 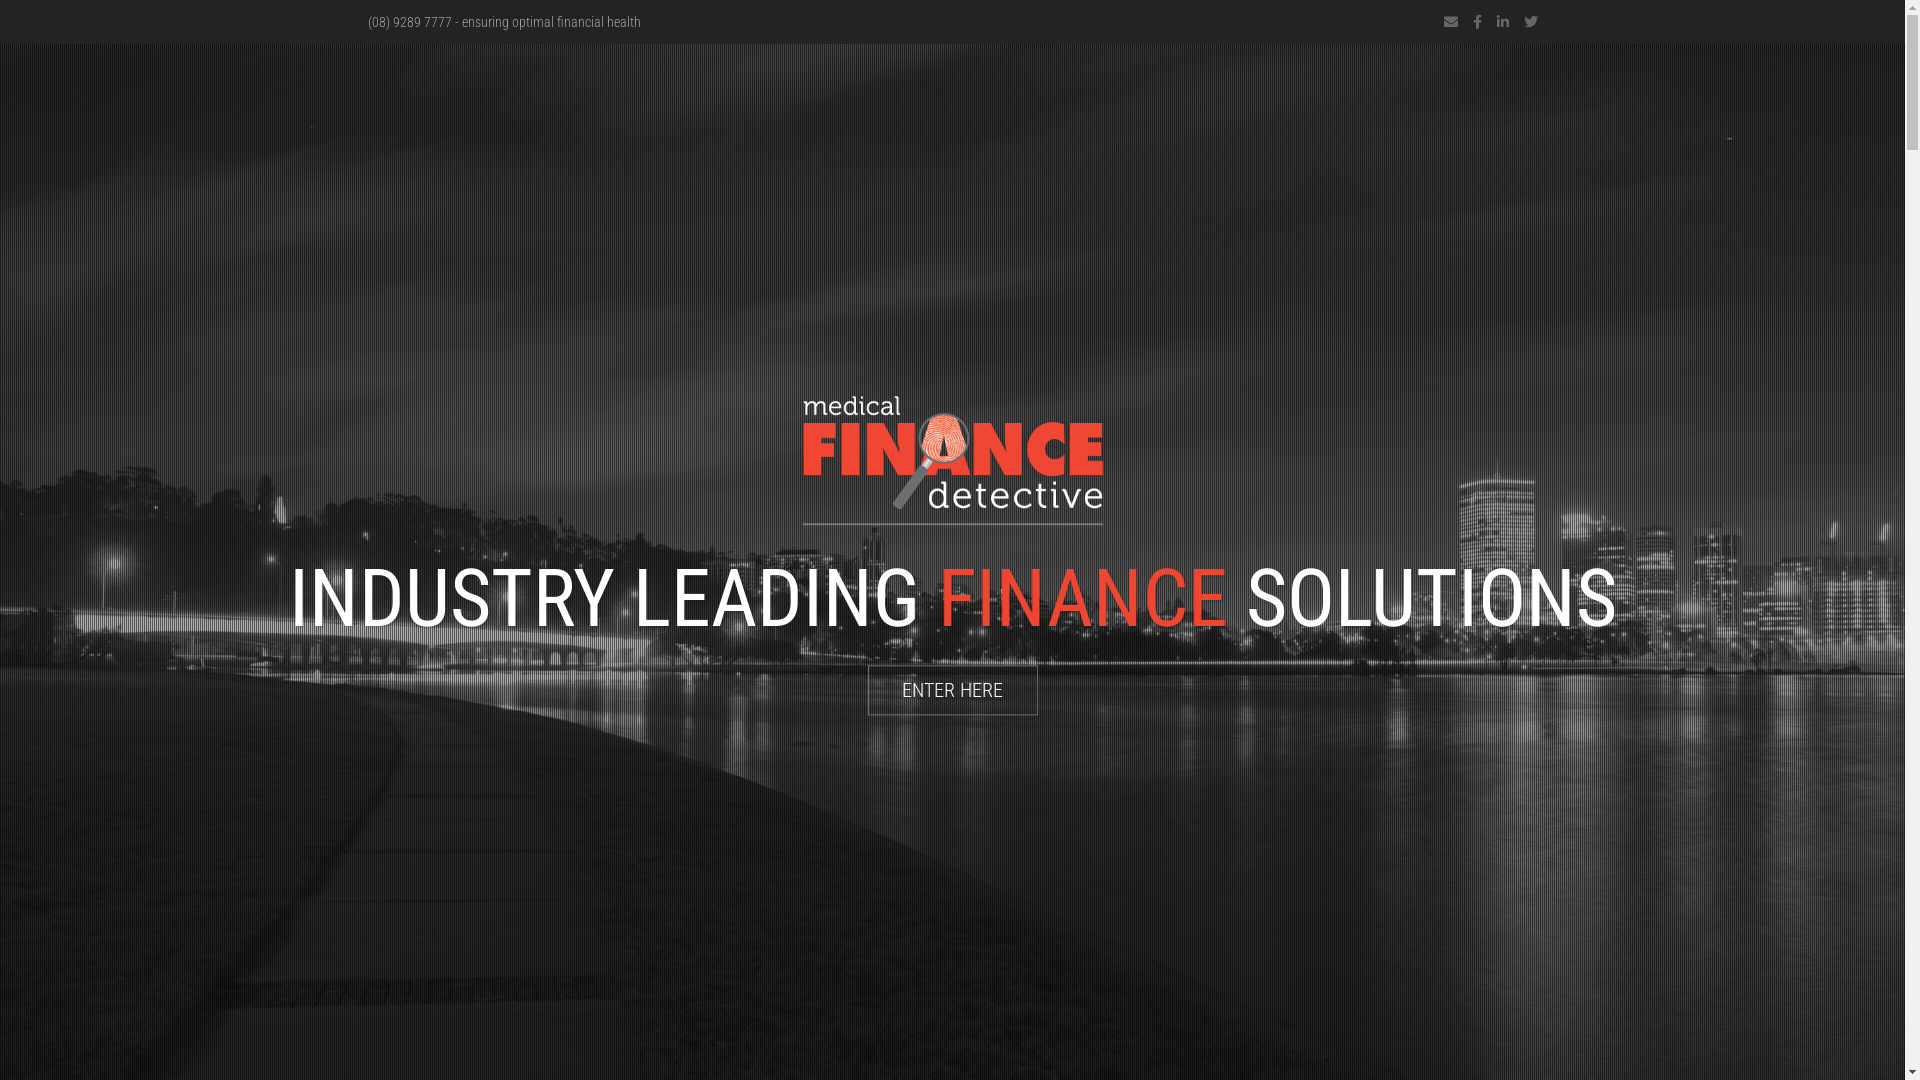 What do you see at coordinates (952, 689) in the screenshot?
I see `'ENTER HERE'` at bounding box center [952, 689].